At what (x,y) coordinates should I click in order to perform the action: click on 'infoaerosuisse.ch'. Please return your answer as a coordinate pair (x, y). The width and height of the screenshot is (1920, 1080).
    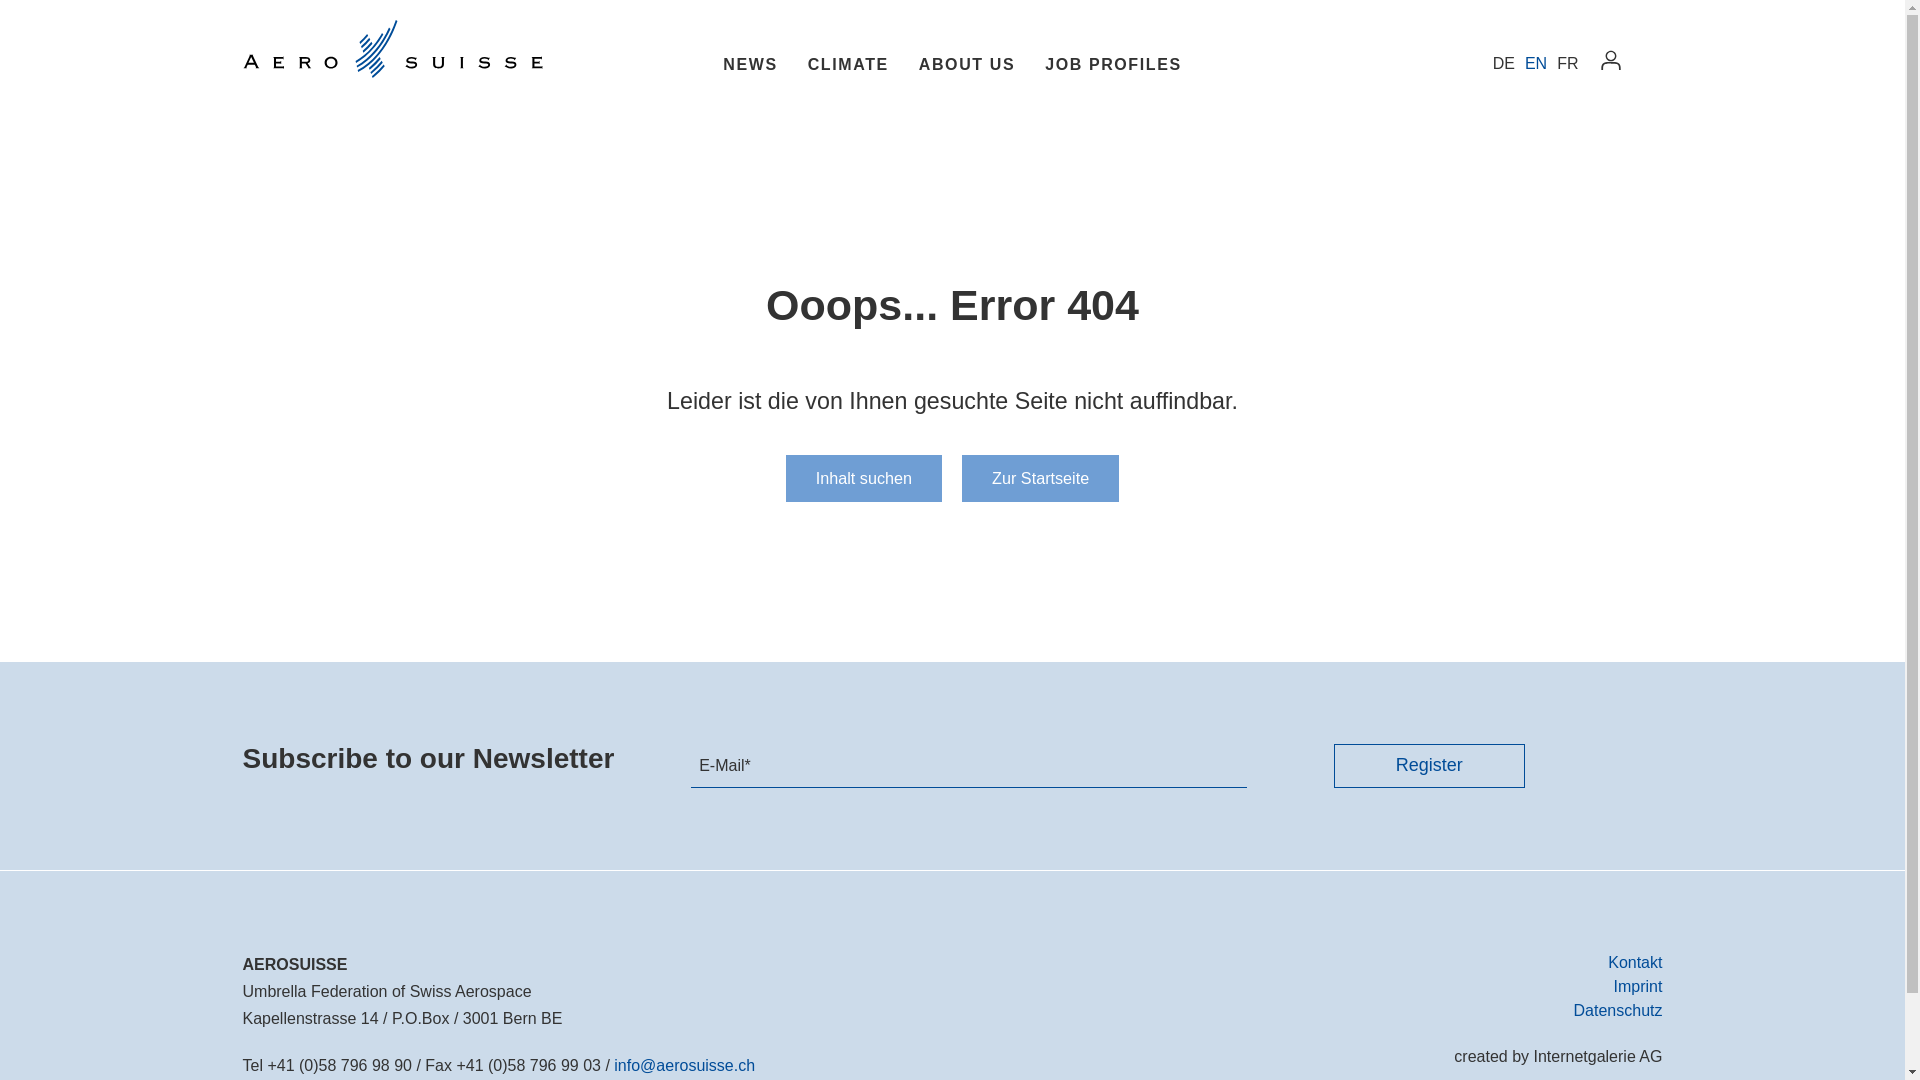
    Looking at the image, I should click on (613, 1064).